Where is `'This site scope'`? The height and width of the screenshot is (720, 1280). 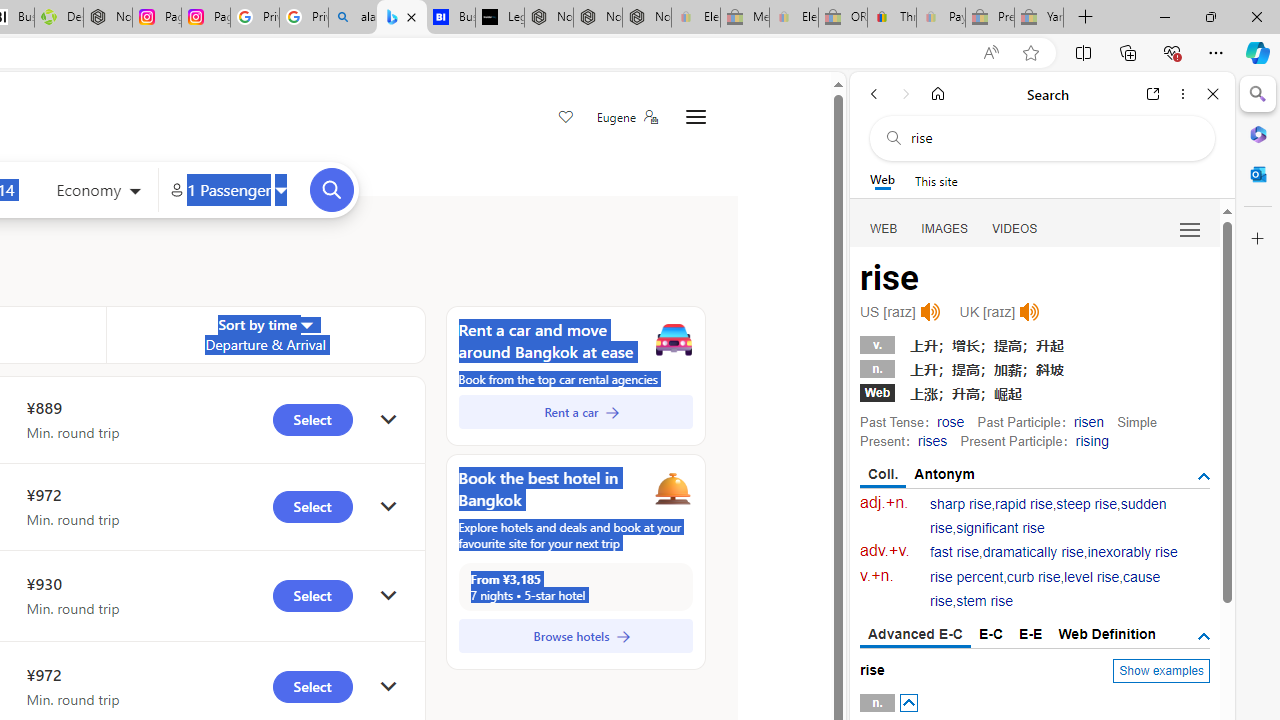 'This site scope' is located at coordinates (935, 180).